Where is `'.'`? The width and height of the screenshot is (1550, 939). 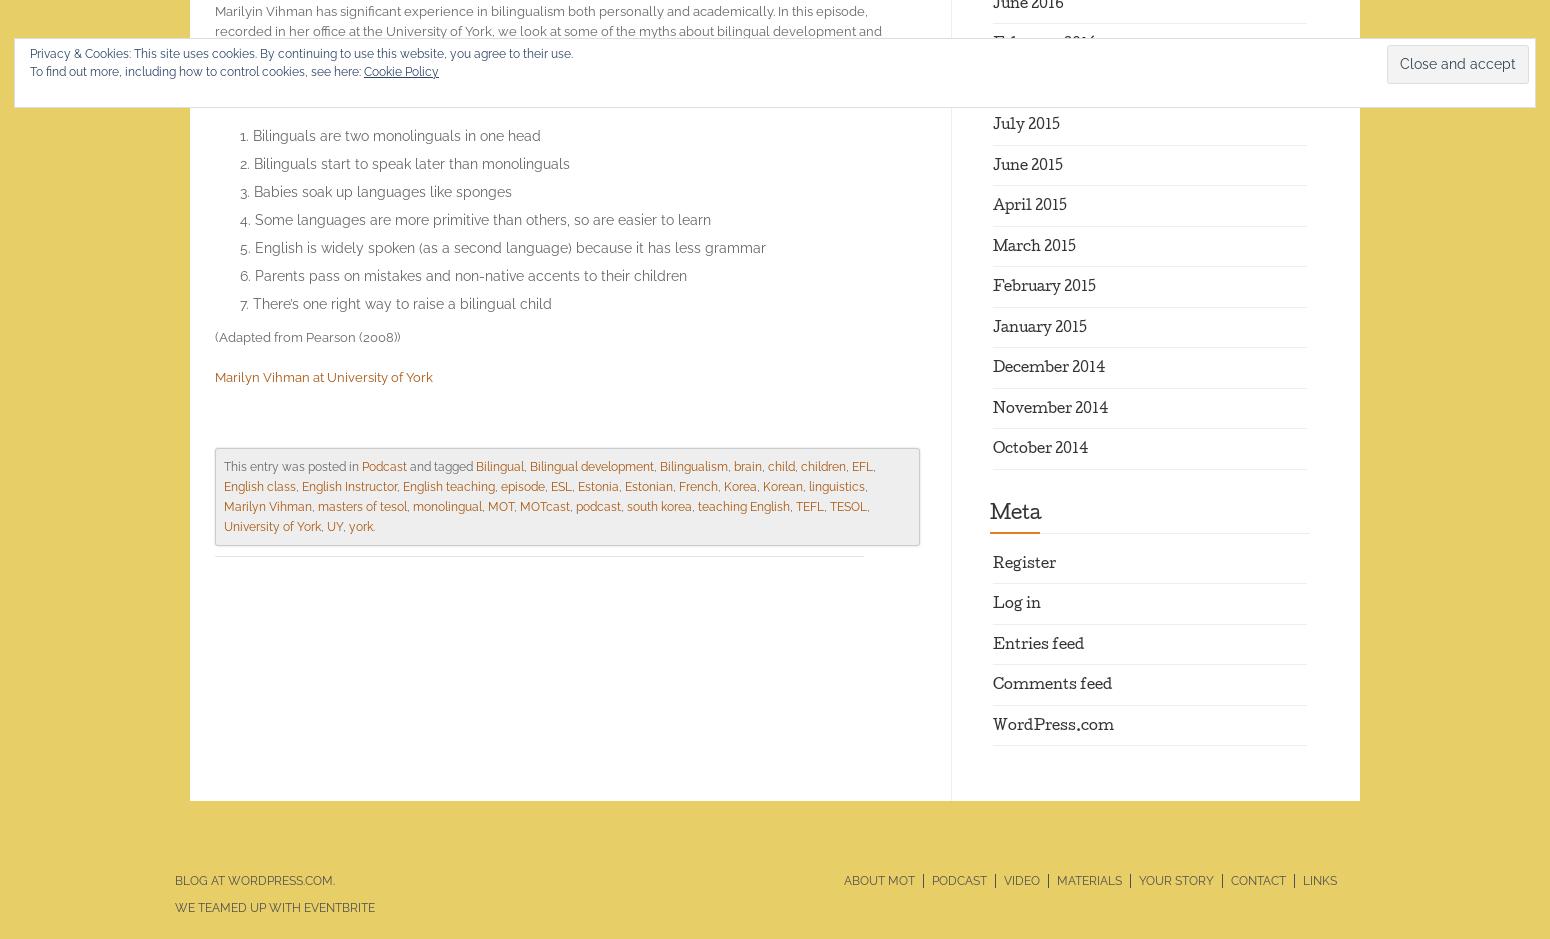 '.' is located at coordinates (371, 526).